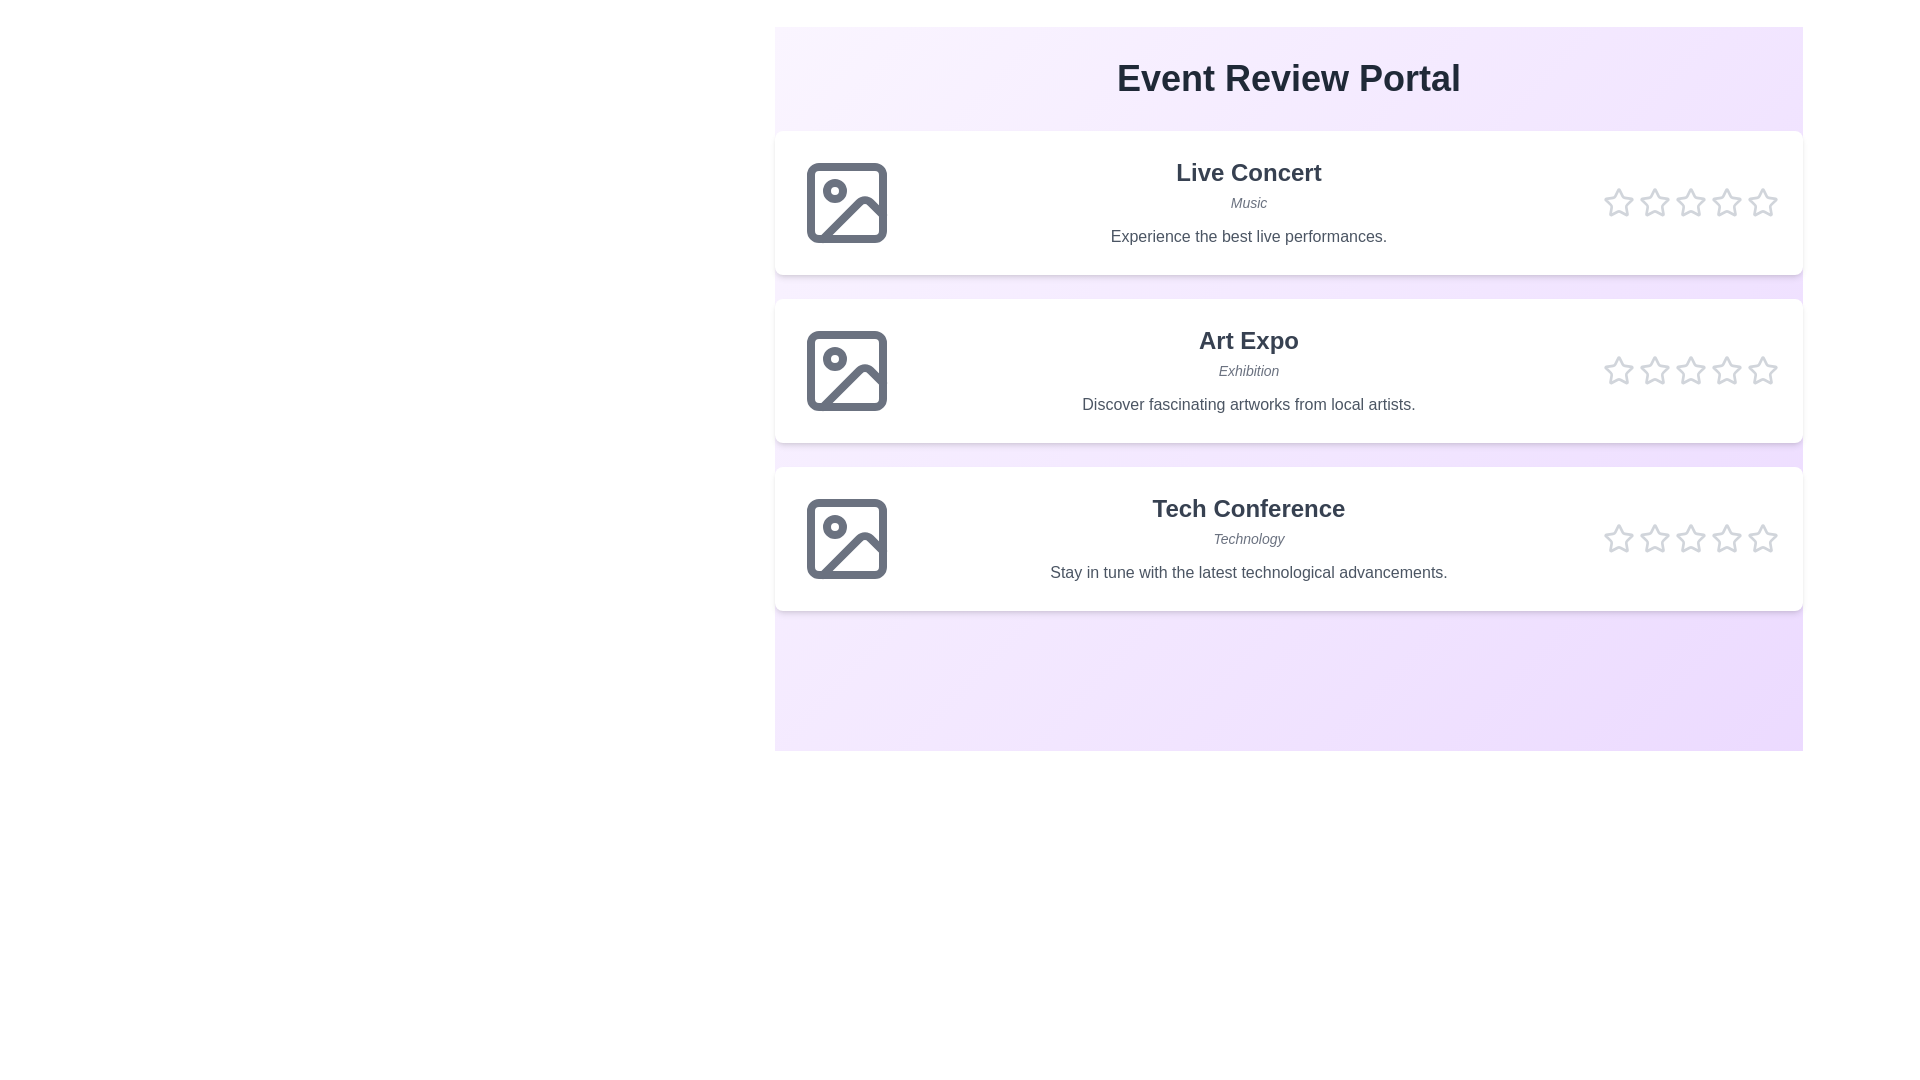  Describe the element at coordinates (1726, 538) in the screenshot. I see `the star corresponding to the rating 4 for the event Tech Conference` at that location.